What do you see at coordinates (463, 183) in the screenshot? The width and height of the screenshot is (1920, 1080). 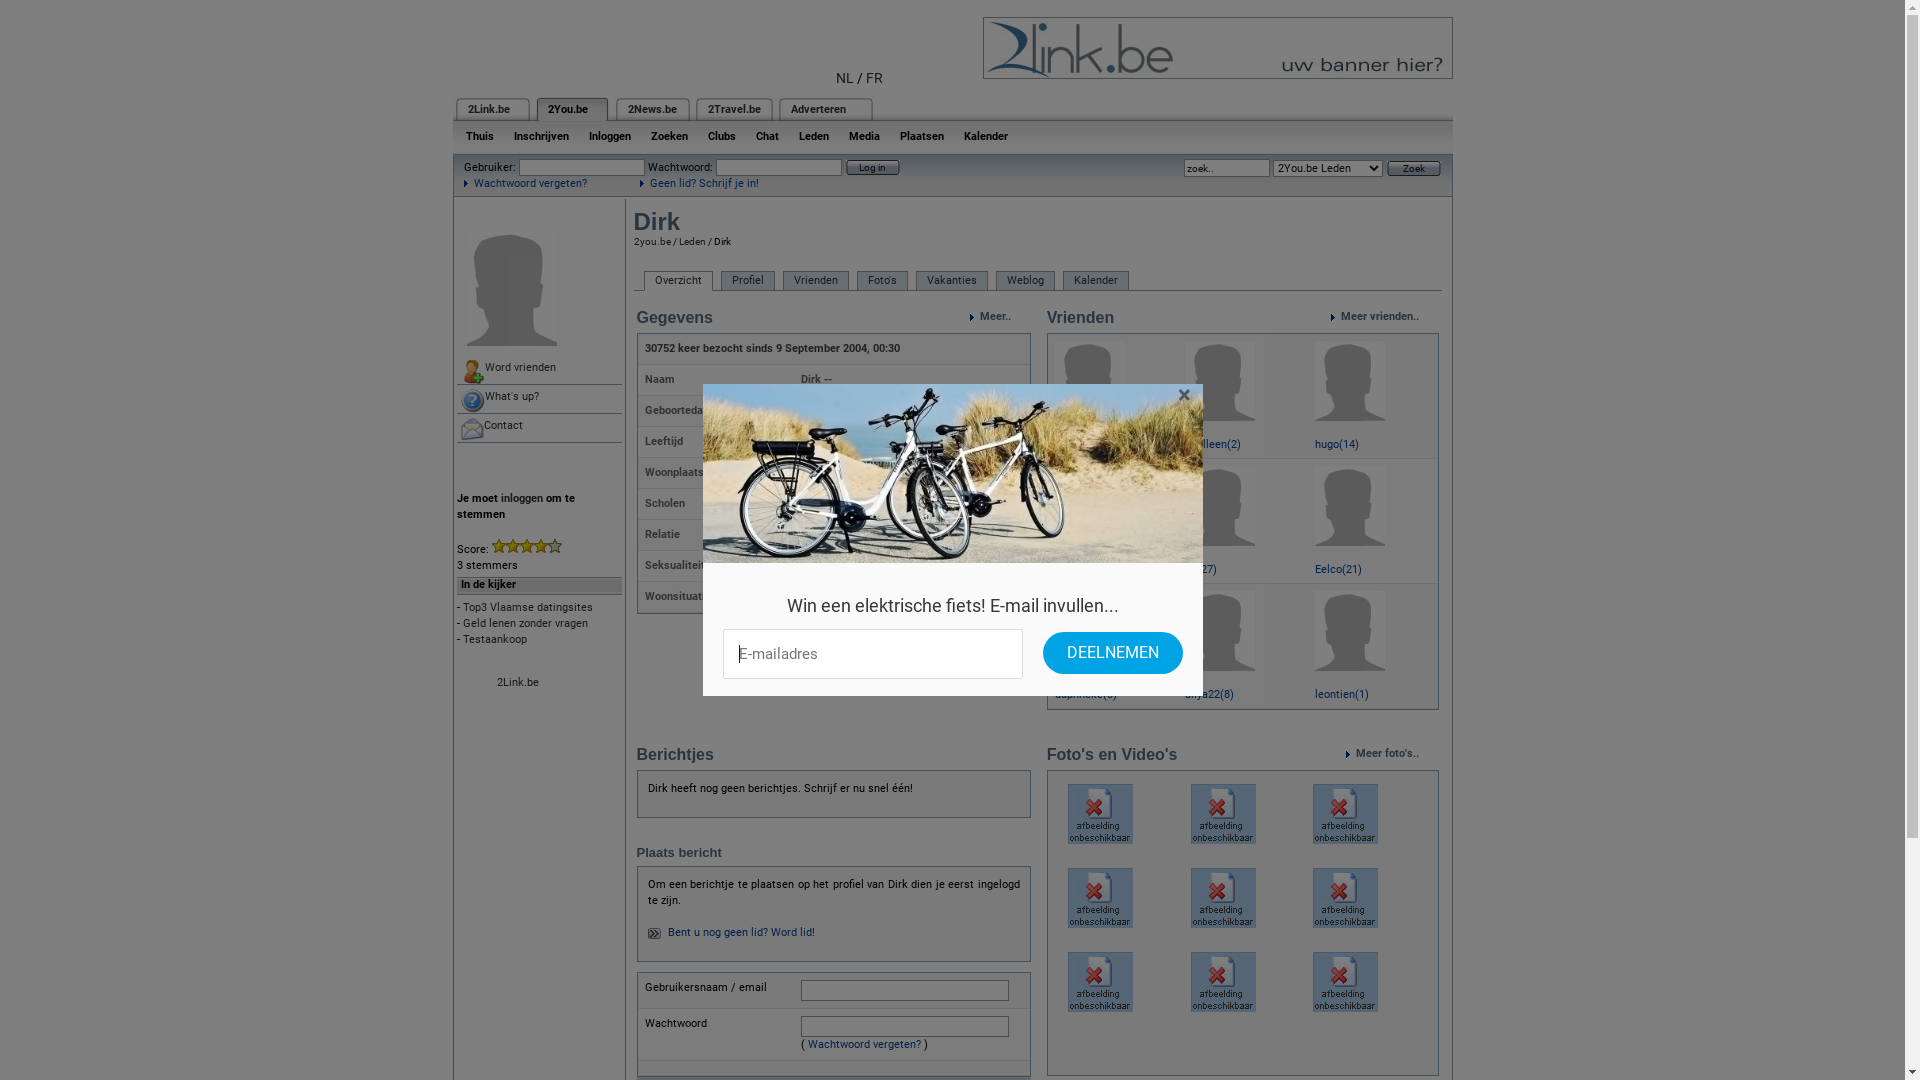 I see `'Wachtwoord vergeten?'` at bounding box center [463, 183].